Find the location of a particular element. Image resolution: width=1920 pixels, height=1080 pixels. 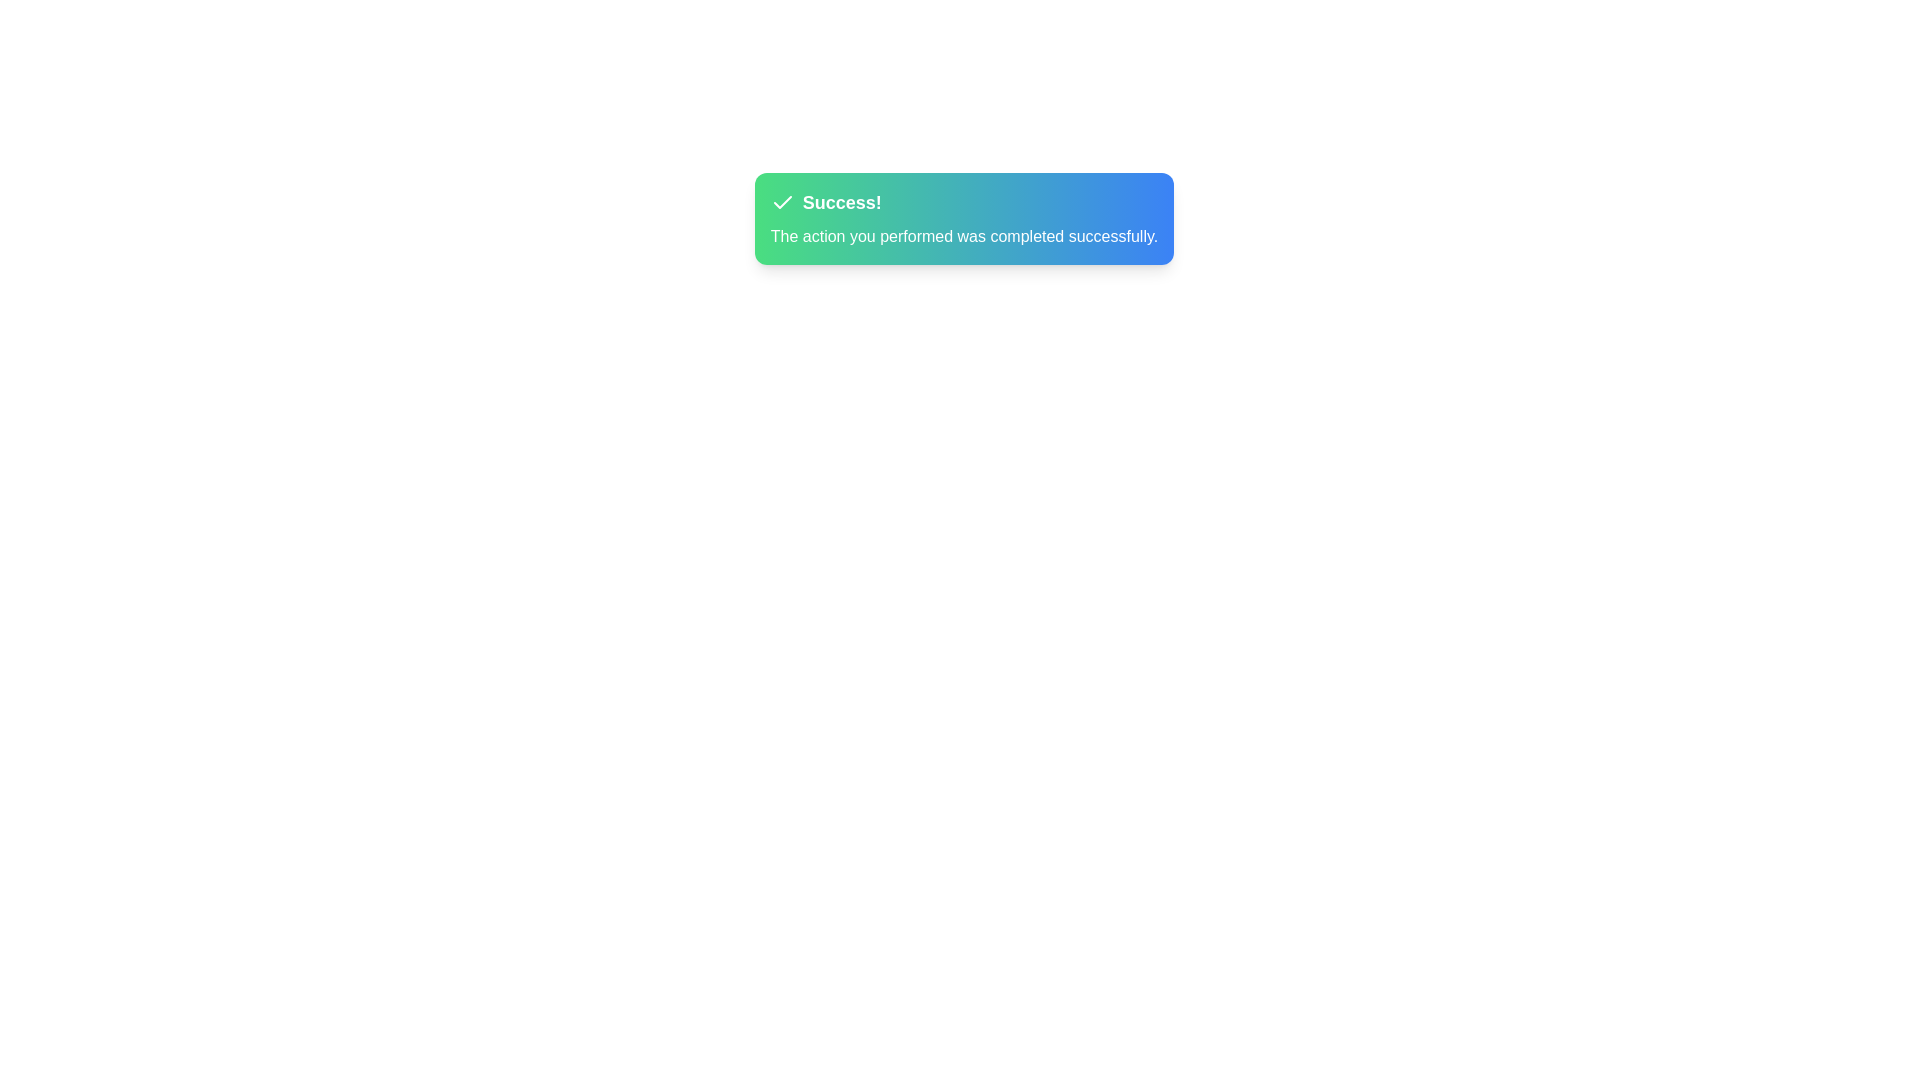

the check icon in the snackbar is located at coordinates (781, 203).